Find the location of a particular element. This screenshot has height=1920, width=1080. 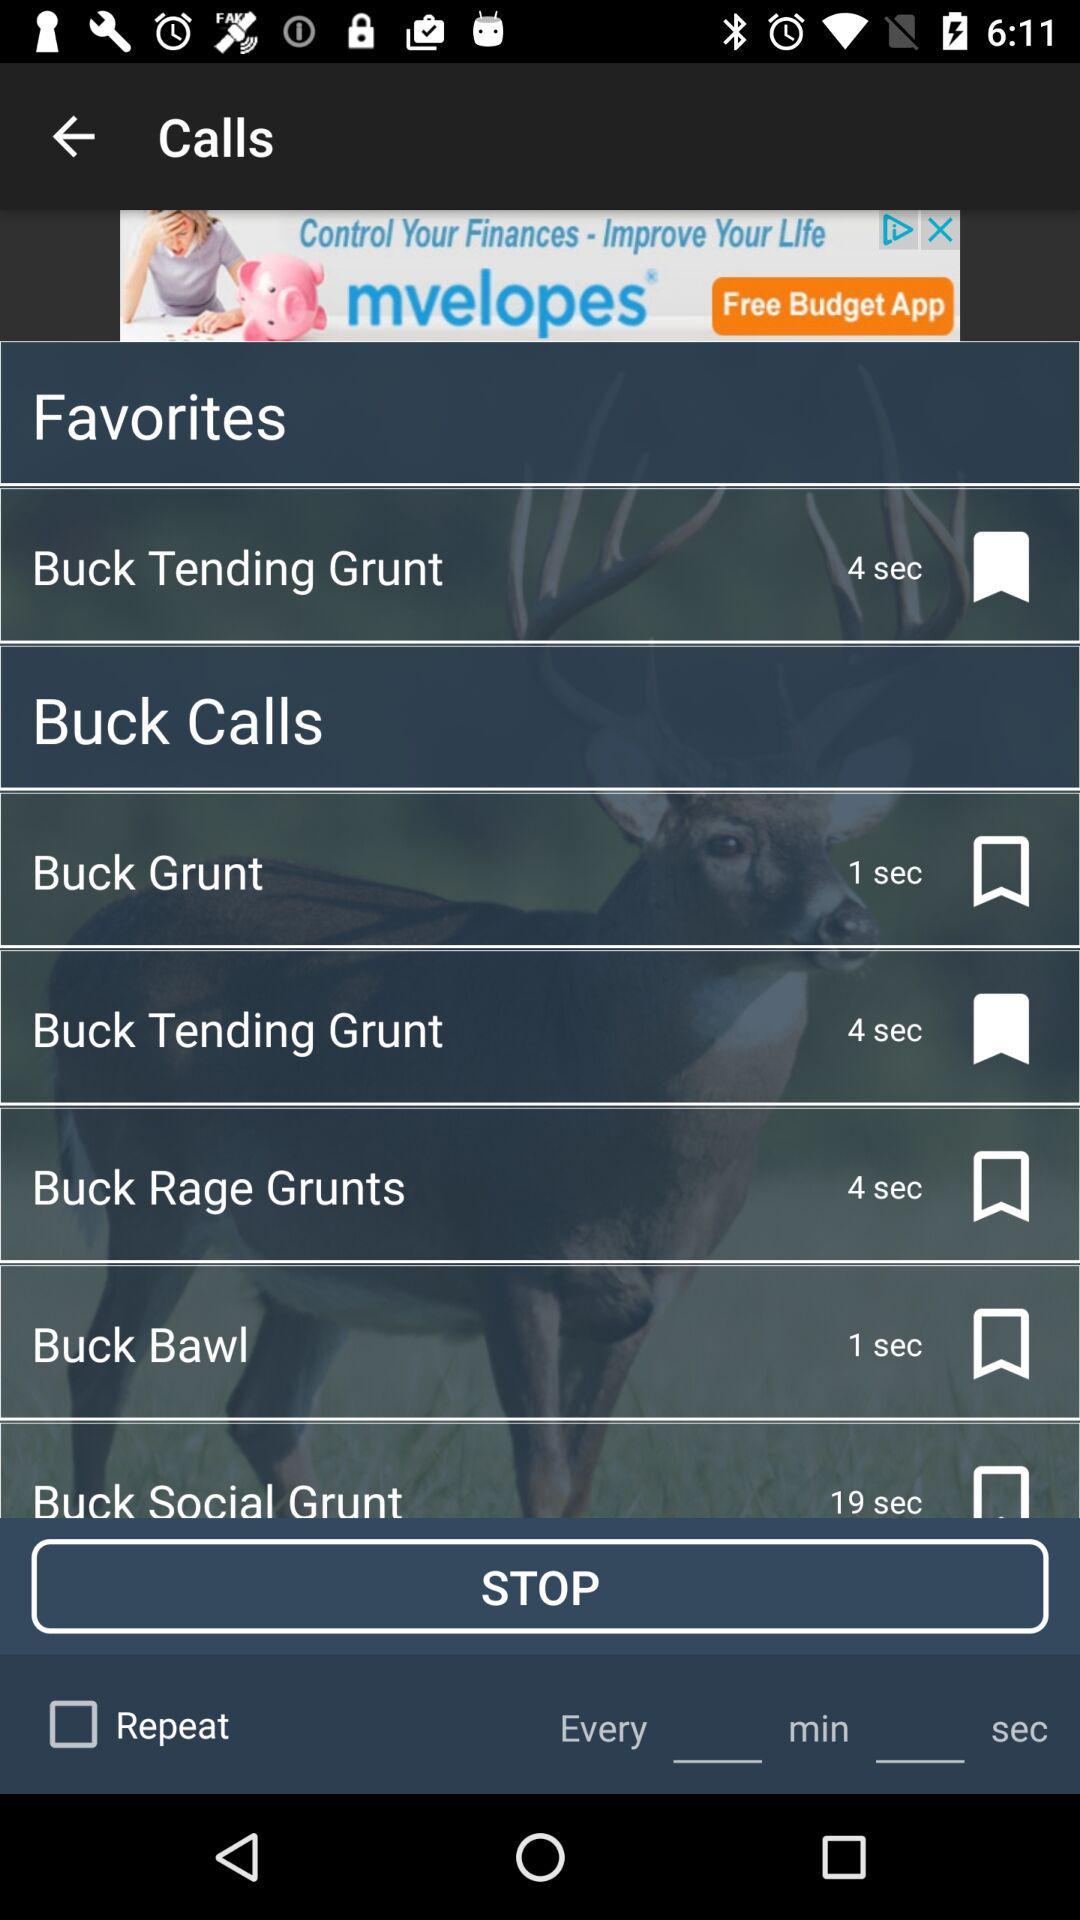

the bookmark icon is located at coordinates (984, 1028).